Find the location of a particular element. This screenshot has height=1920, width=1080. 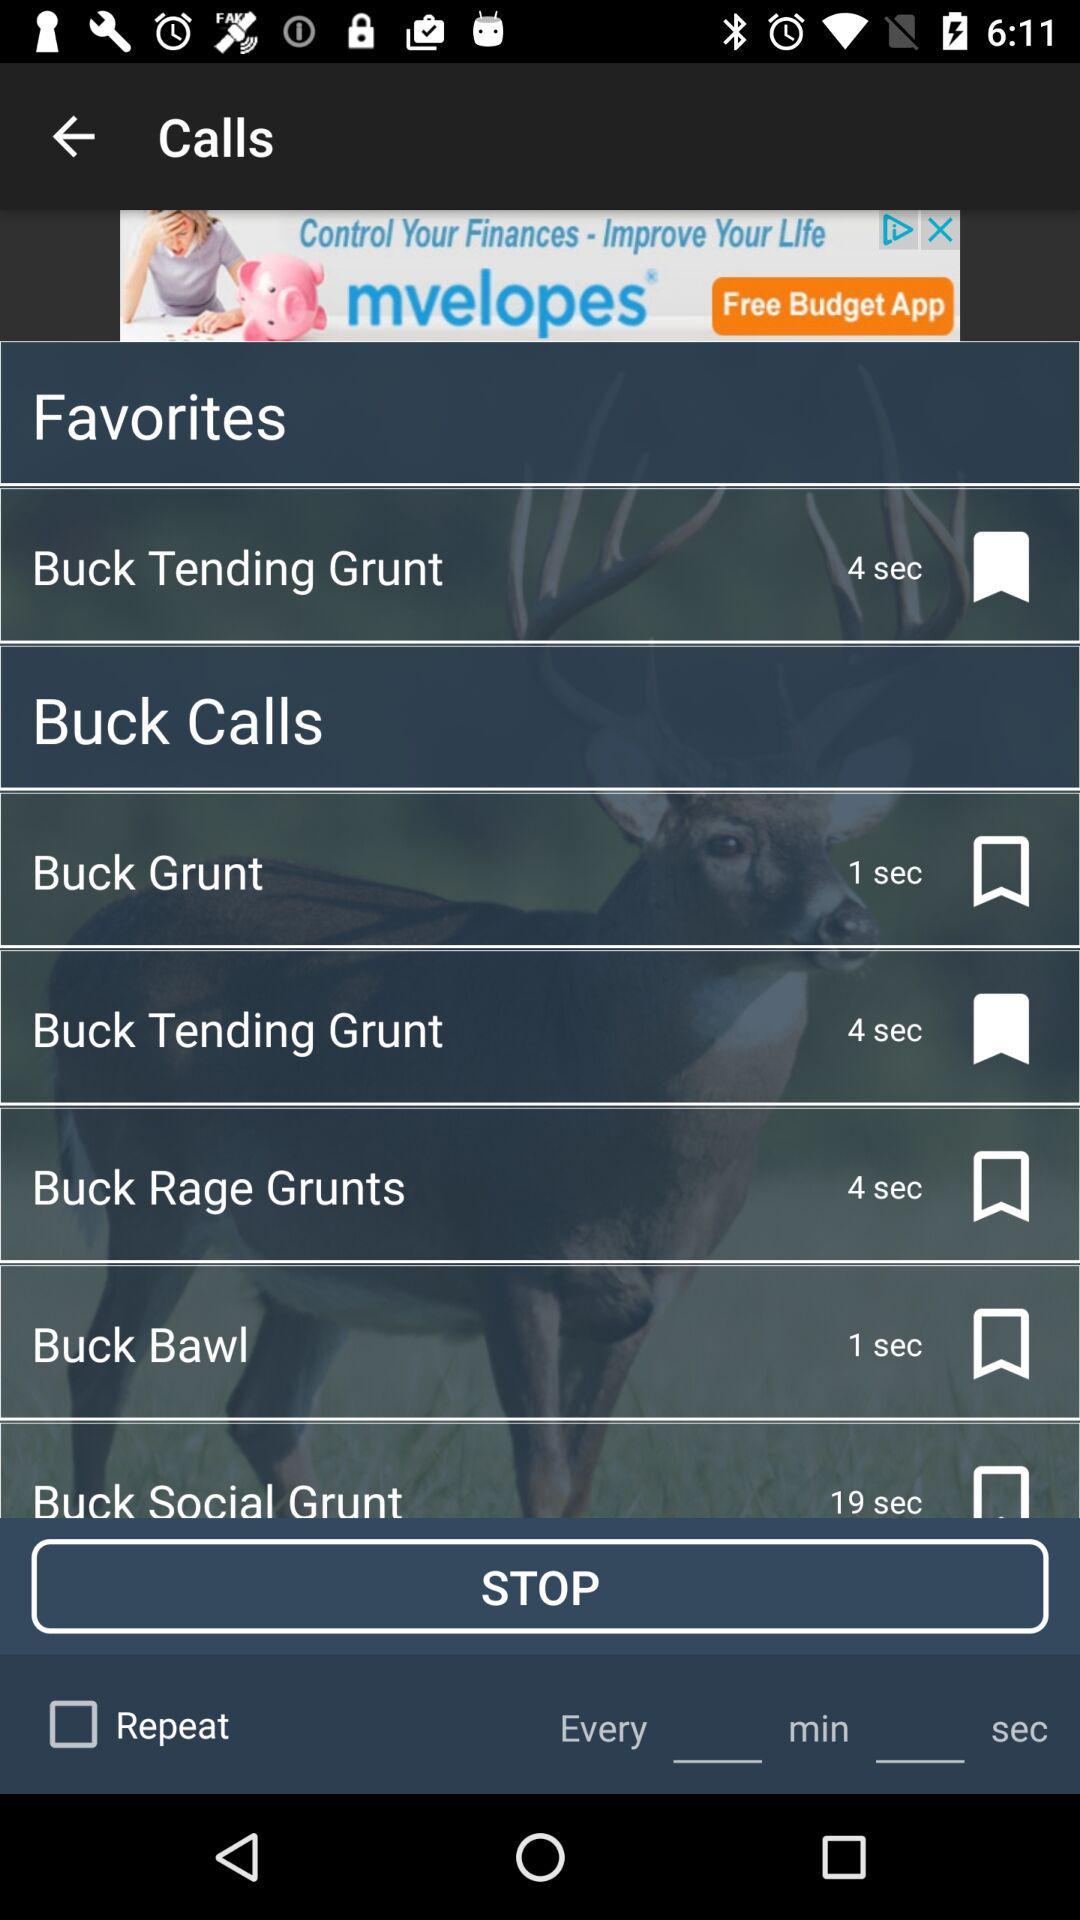

the bookmark icon is located at coordinates (984, 1028).